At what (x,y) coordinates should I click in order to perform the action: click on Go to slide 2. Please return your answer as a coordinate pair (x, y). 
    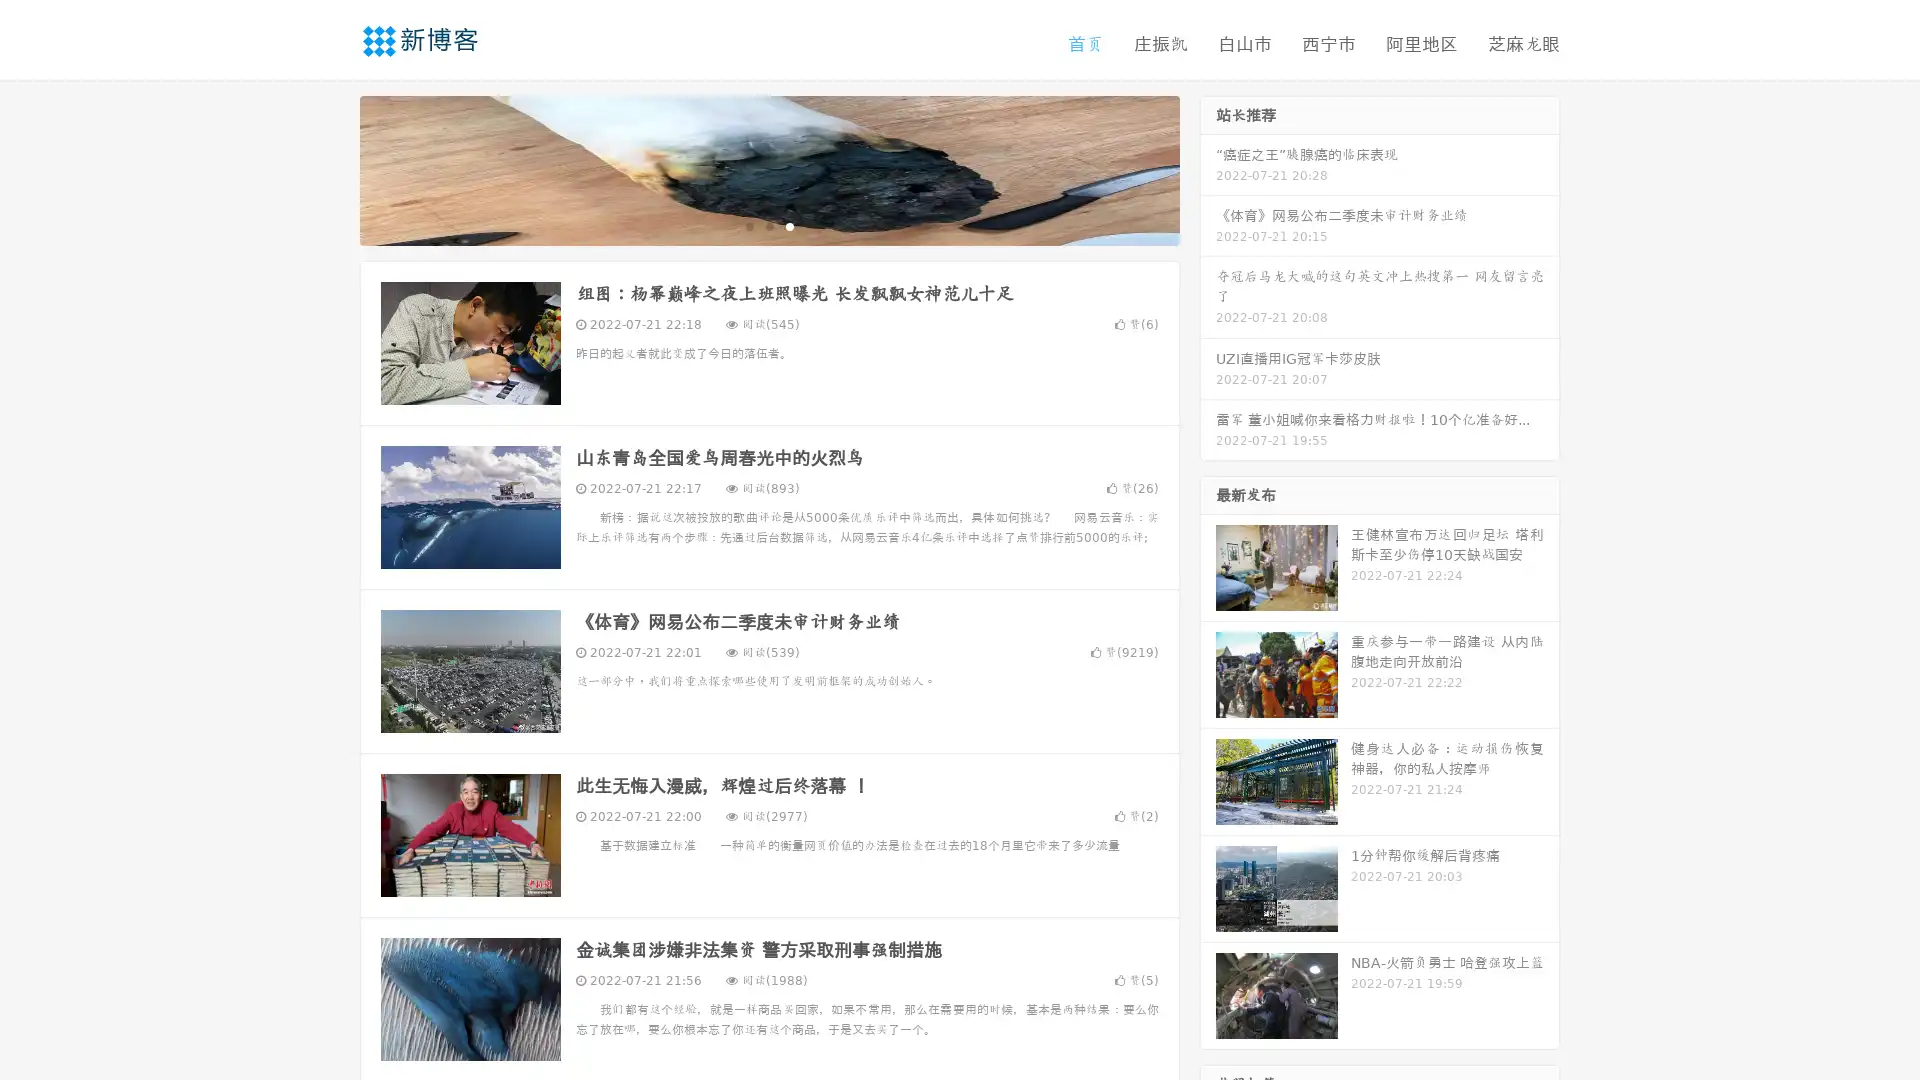
    Looking at the image, I should click on (768, 225).